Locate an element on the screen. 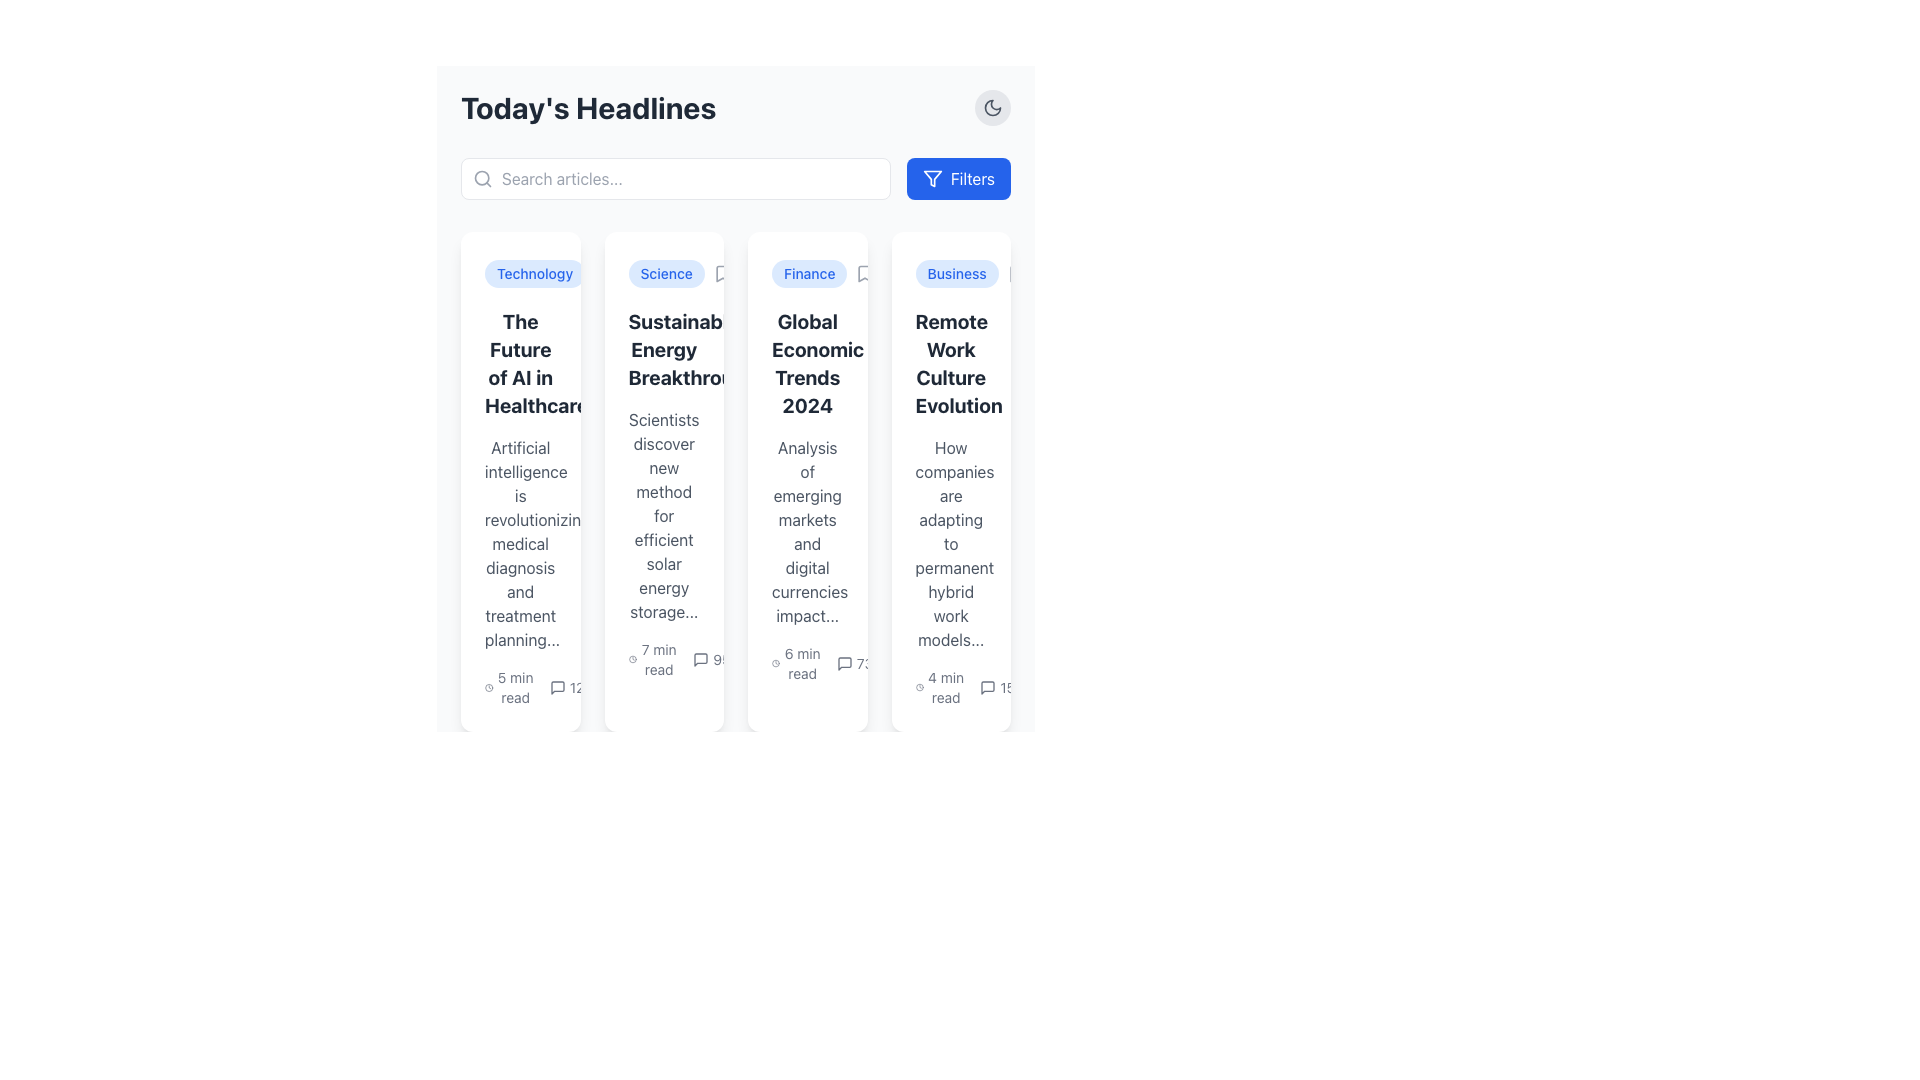 Image resolution: width=1920 pixels, height=1080 pixels. the text label located below the title 'Remote Work Culture Evolution' in the fourth column of the card is located at coordinates (950, 543).